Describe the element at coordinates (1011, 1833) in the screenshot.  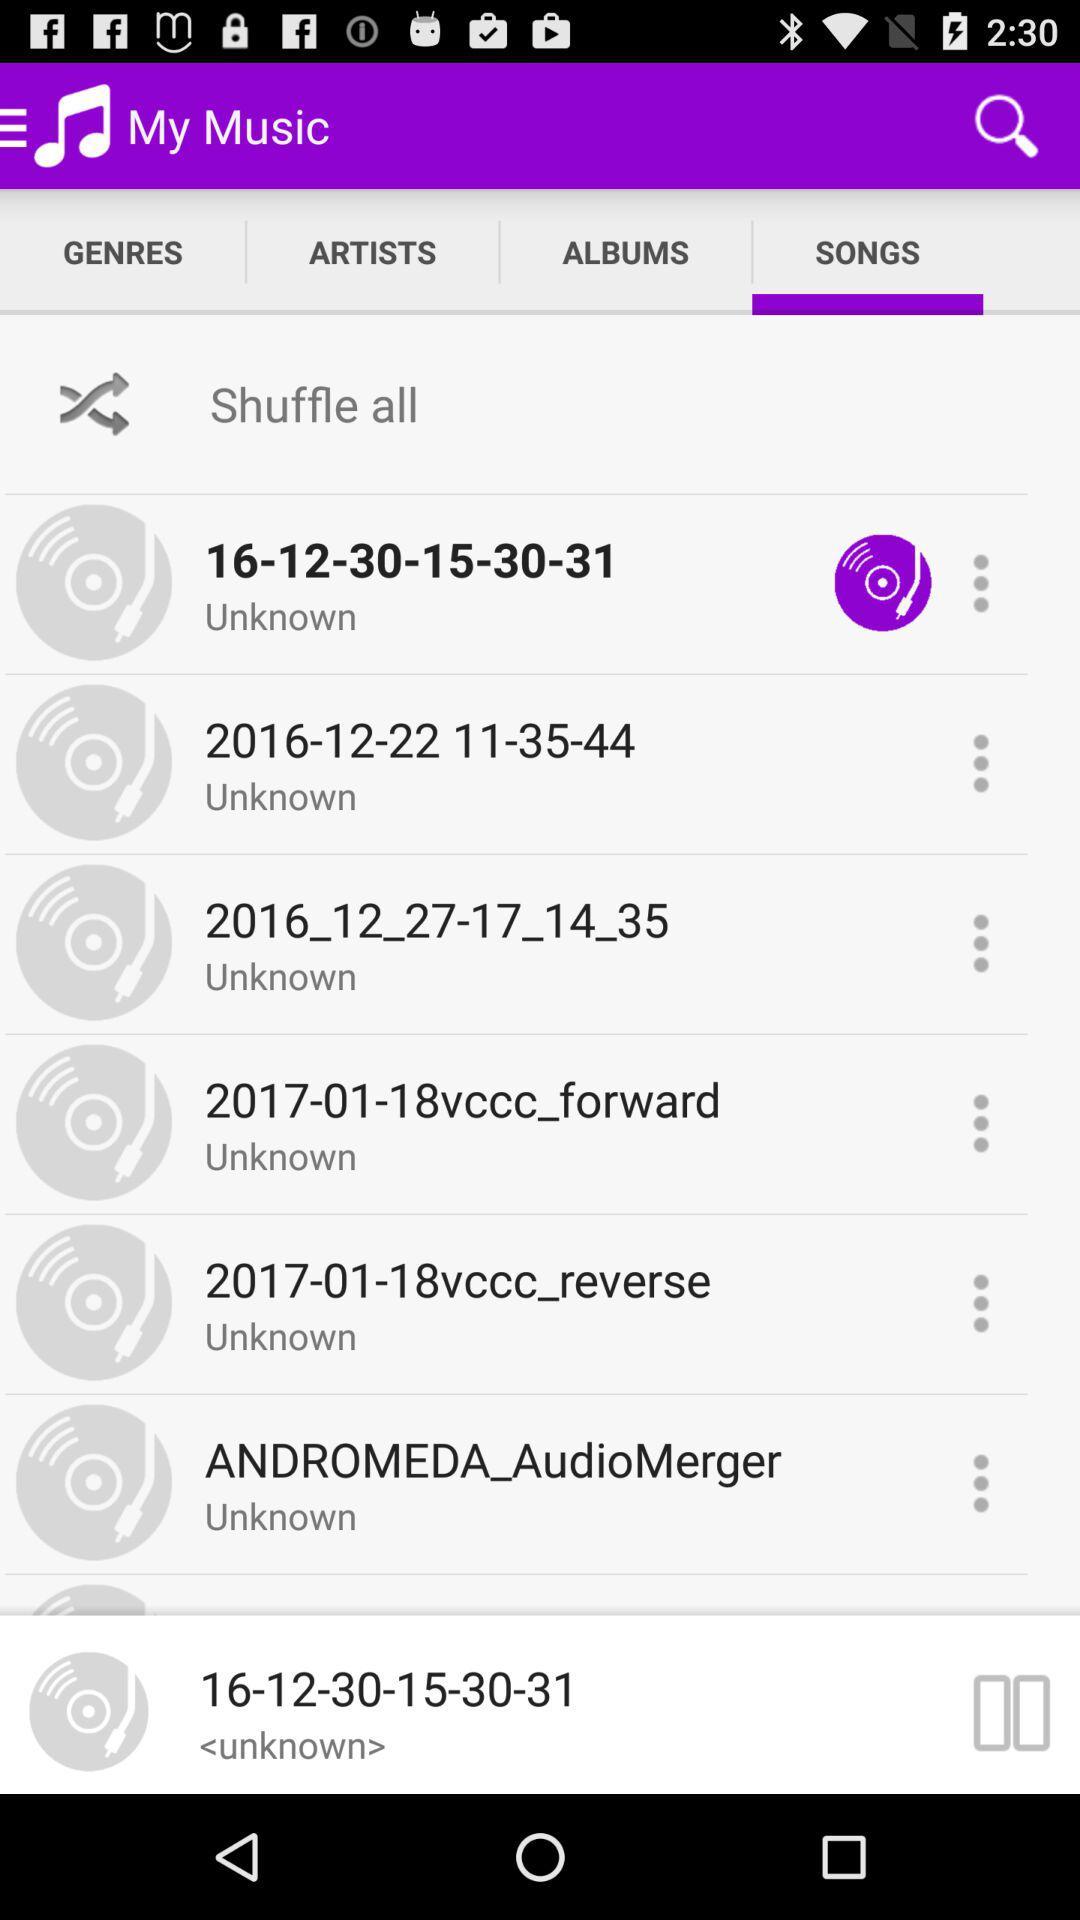
I see `the pause icon` at that location.